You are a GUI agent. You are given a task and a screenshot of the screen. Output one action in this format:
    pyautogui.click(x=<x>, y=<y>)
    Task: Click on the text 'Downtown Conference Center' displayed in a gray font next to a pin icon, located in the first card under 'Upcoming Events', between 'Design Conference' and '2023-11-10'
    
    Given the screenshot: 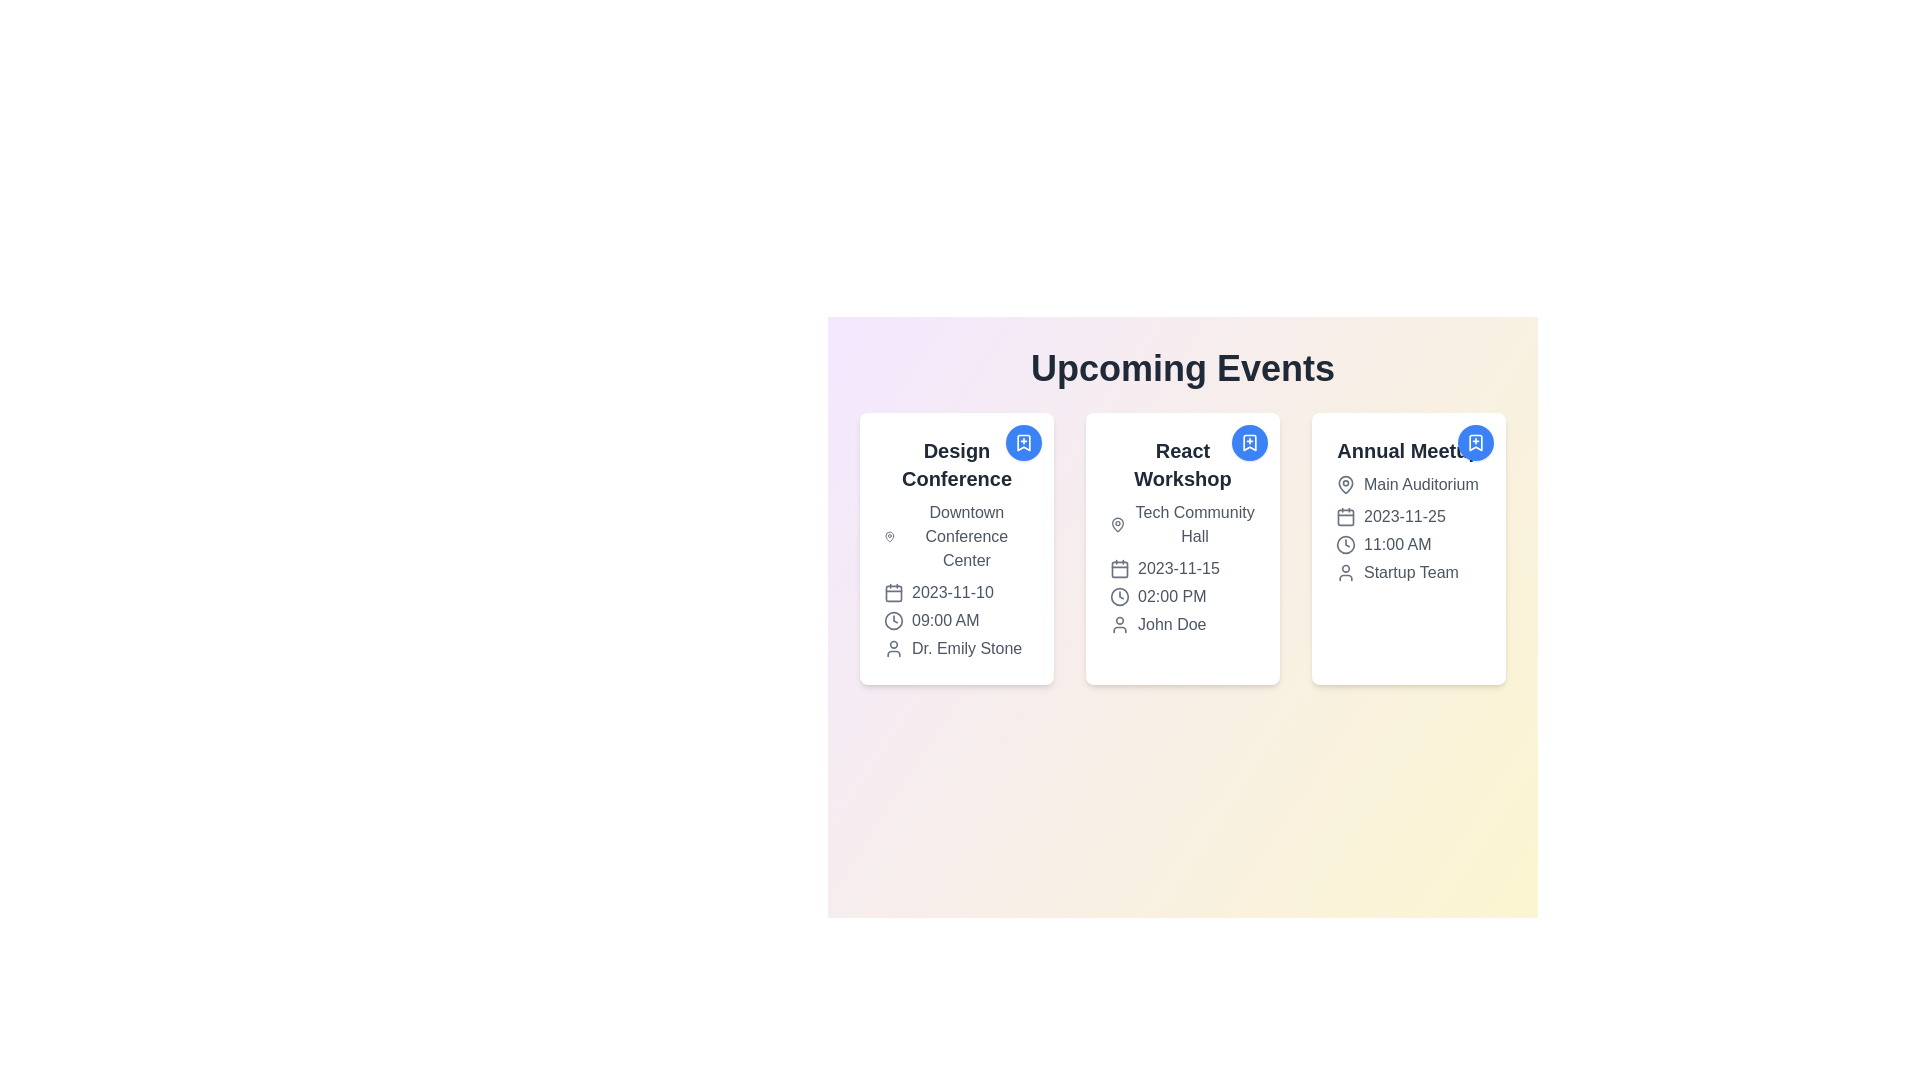 What is the action you would take?
    pyautogui.click(x=955, y=535)
    